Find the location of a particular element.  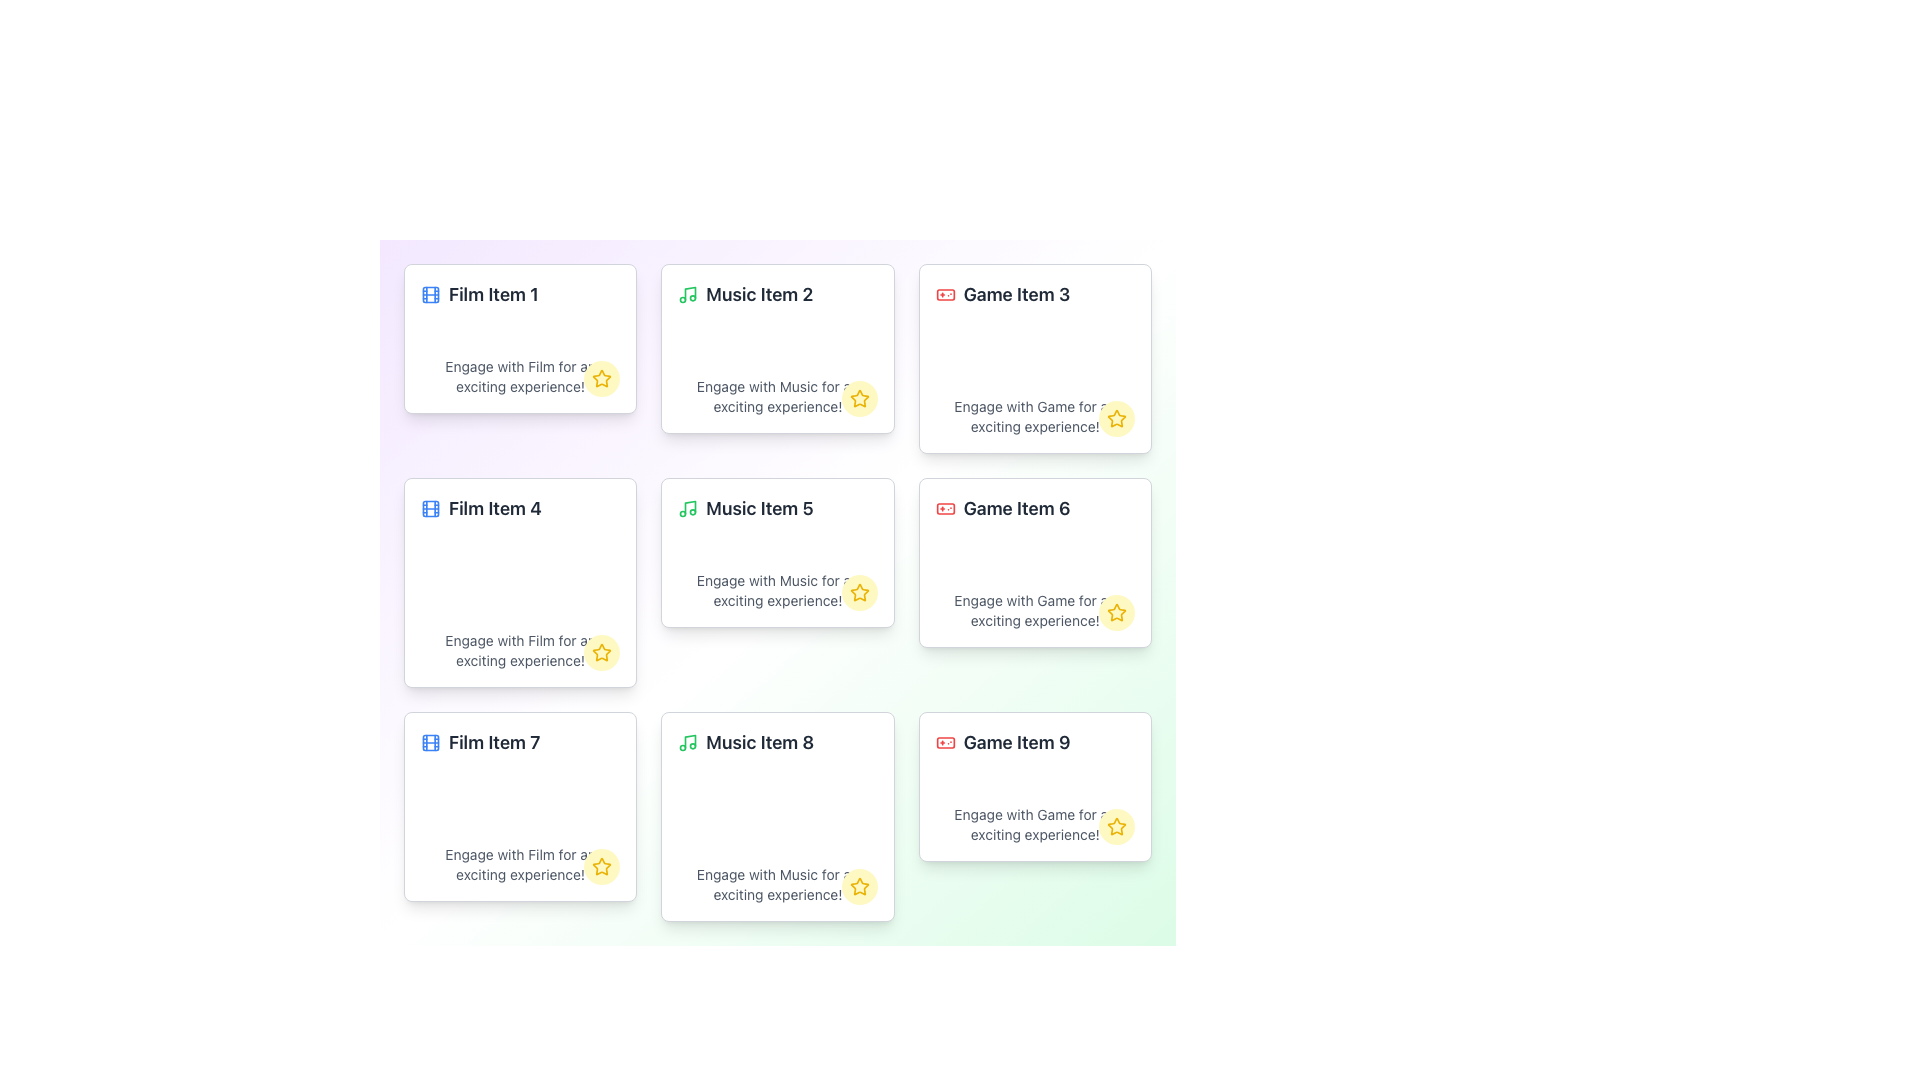

the selectable content card located in the bottom-left corner of the 3x3 grid layout, below 'Film Item 4' and is located at coordinates (520, 805).